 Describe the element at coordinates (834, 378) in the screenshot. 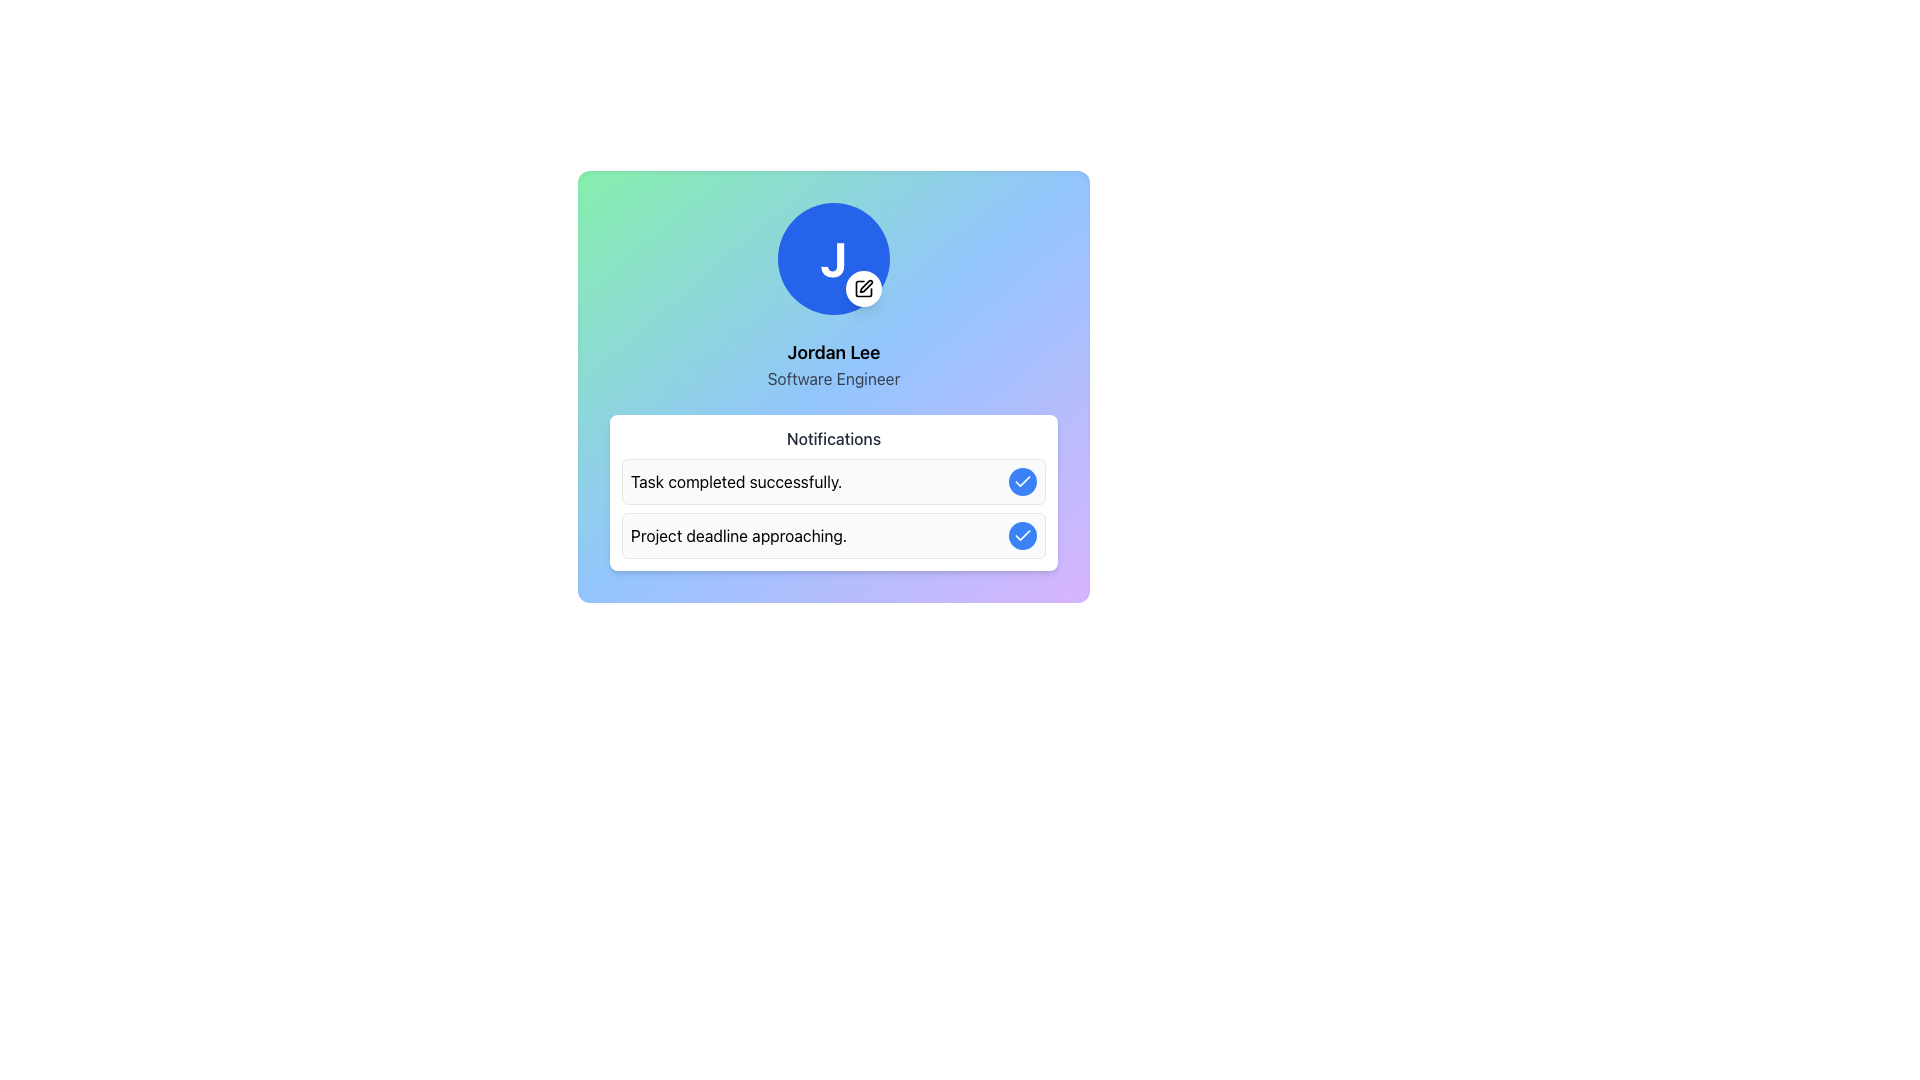

I see `the title text indicating the user's professional role ('Software Engineer')` at that location.